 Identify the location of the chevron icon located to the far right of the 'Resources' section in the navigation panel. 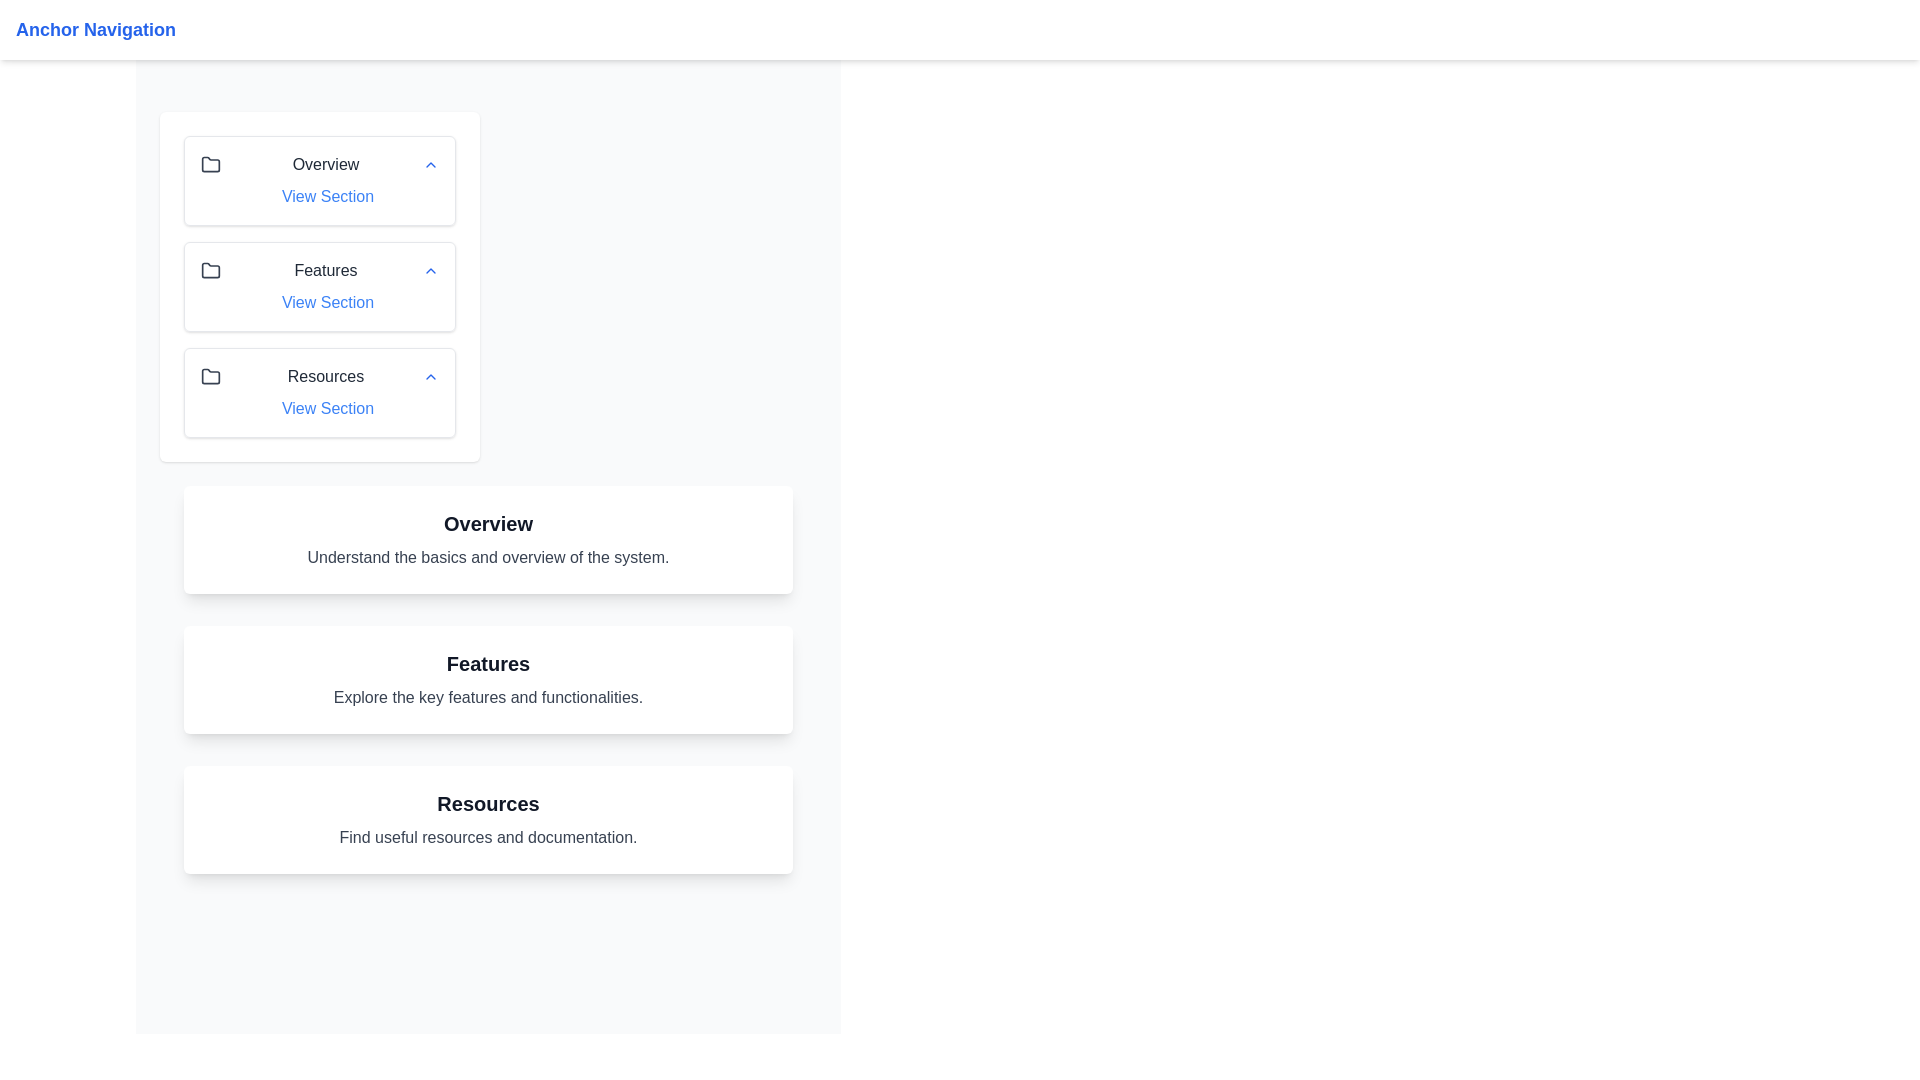
(430, 377).